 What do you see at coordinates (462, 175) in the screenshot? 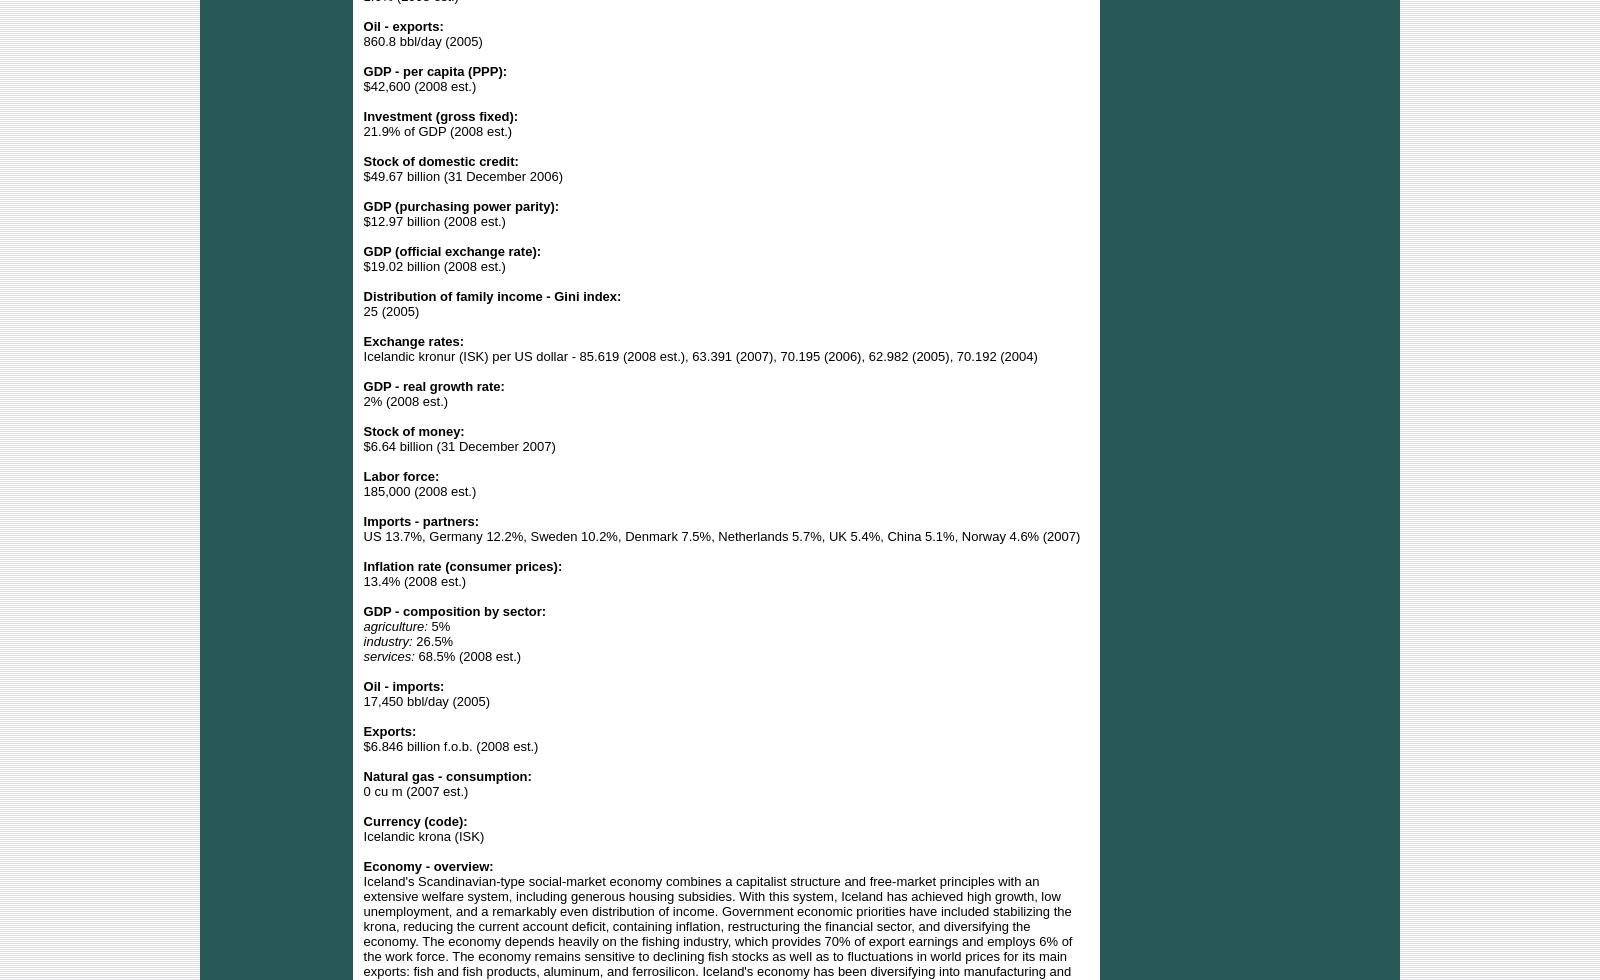
I see `'$49.67 billion (31 December 2006)'` at bounding box center [462, 175].